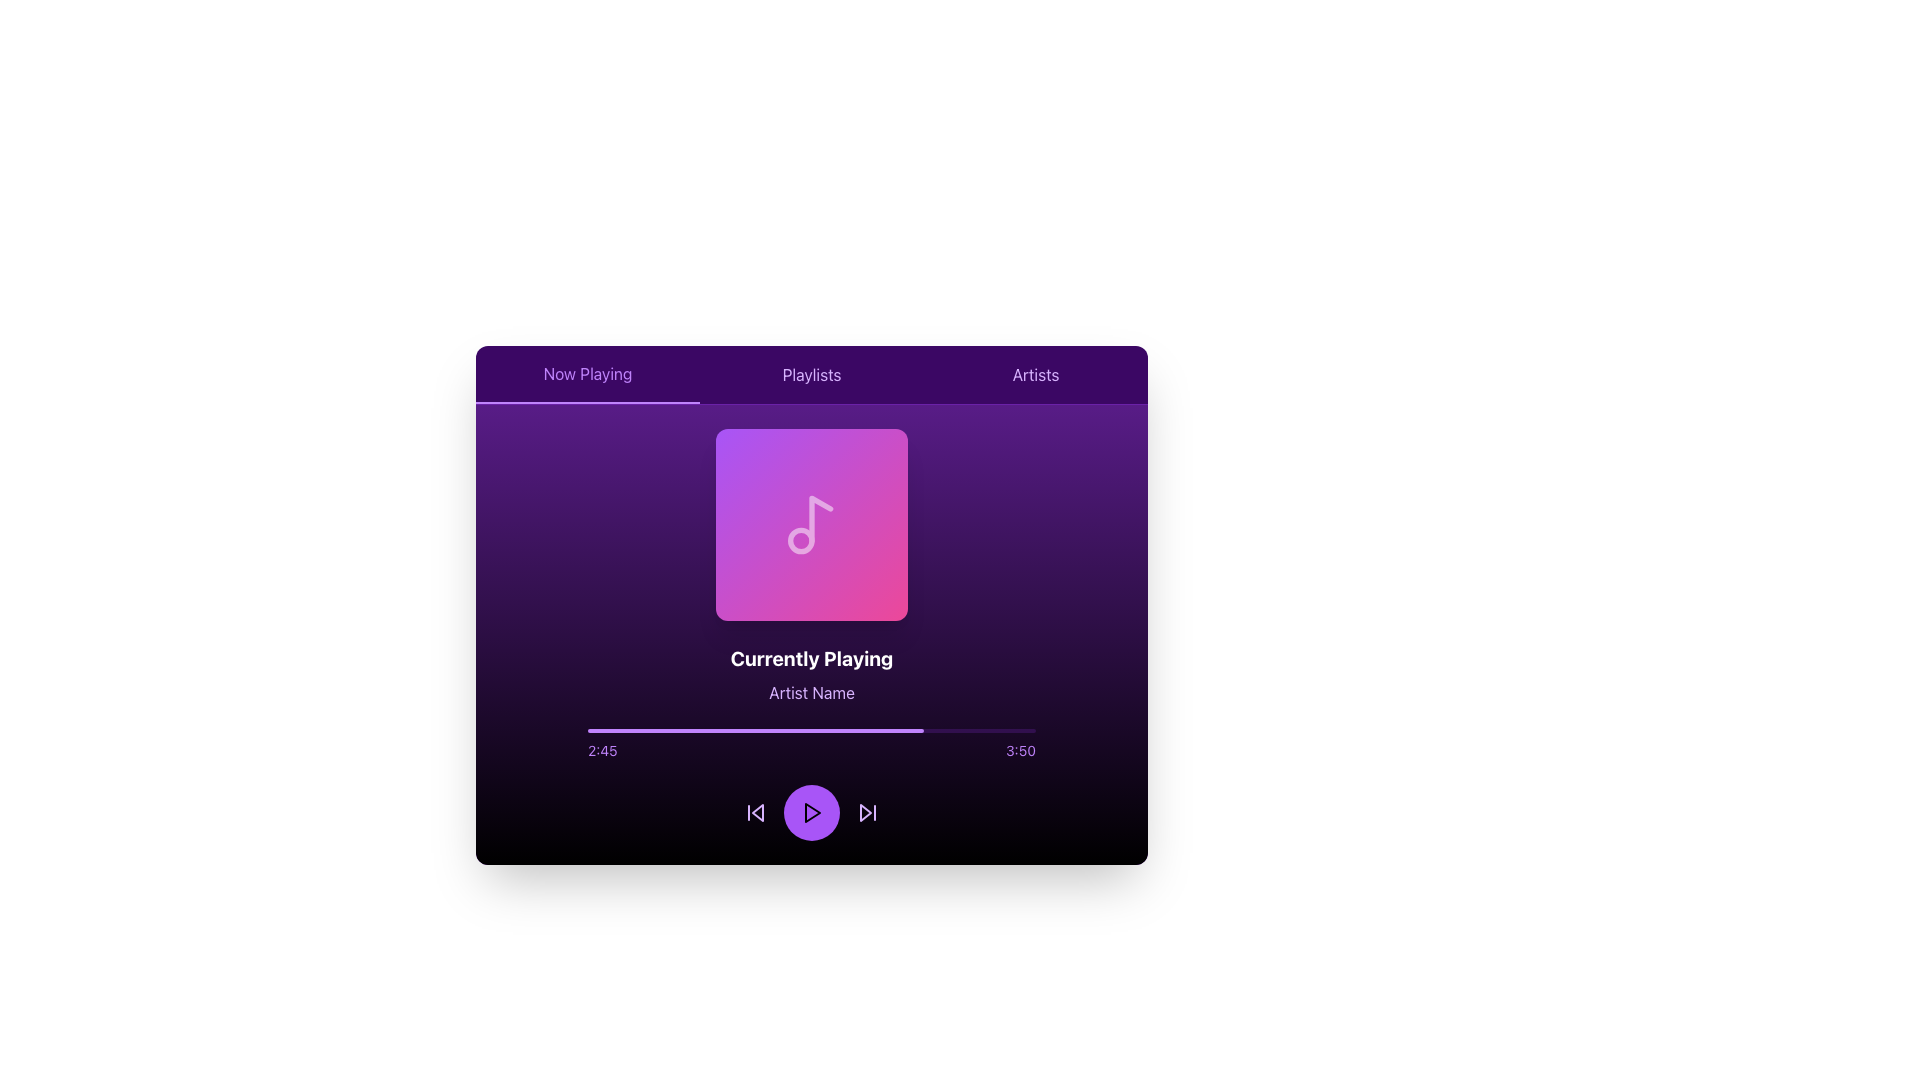  Describe the element at coordinates (587, 731) in the screenshot. I see `the media playback position` at that location.